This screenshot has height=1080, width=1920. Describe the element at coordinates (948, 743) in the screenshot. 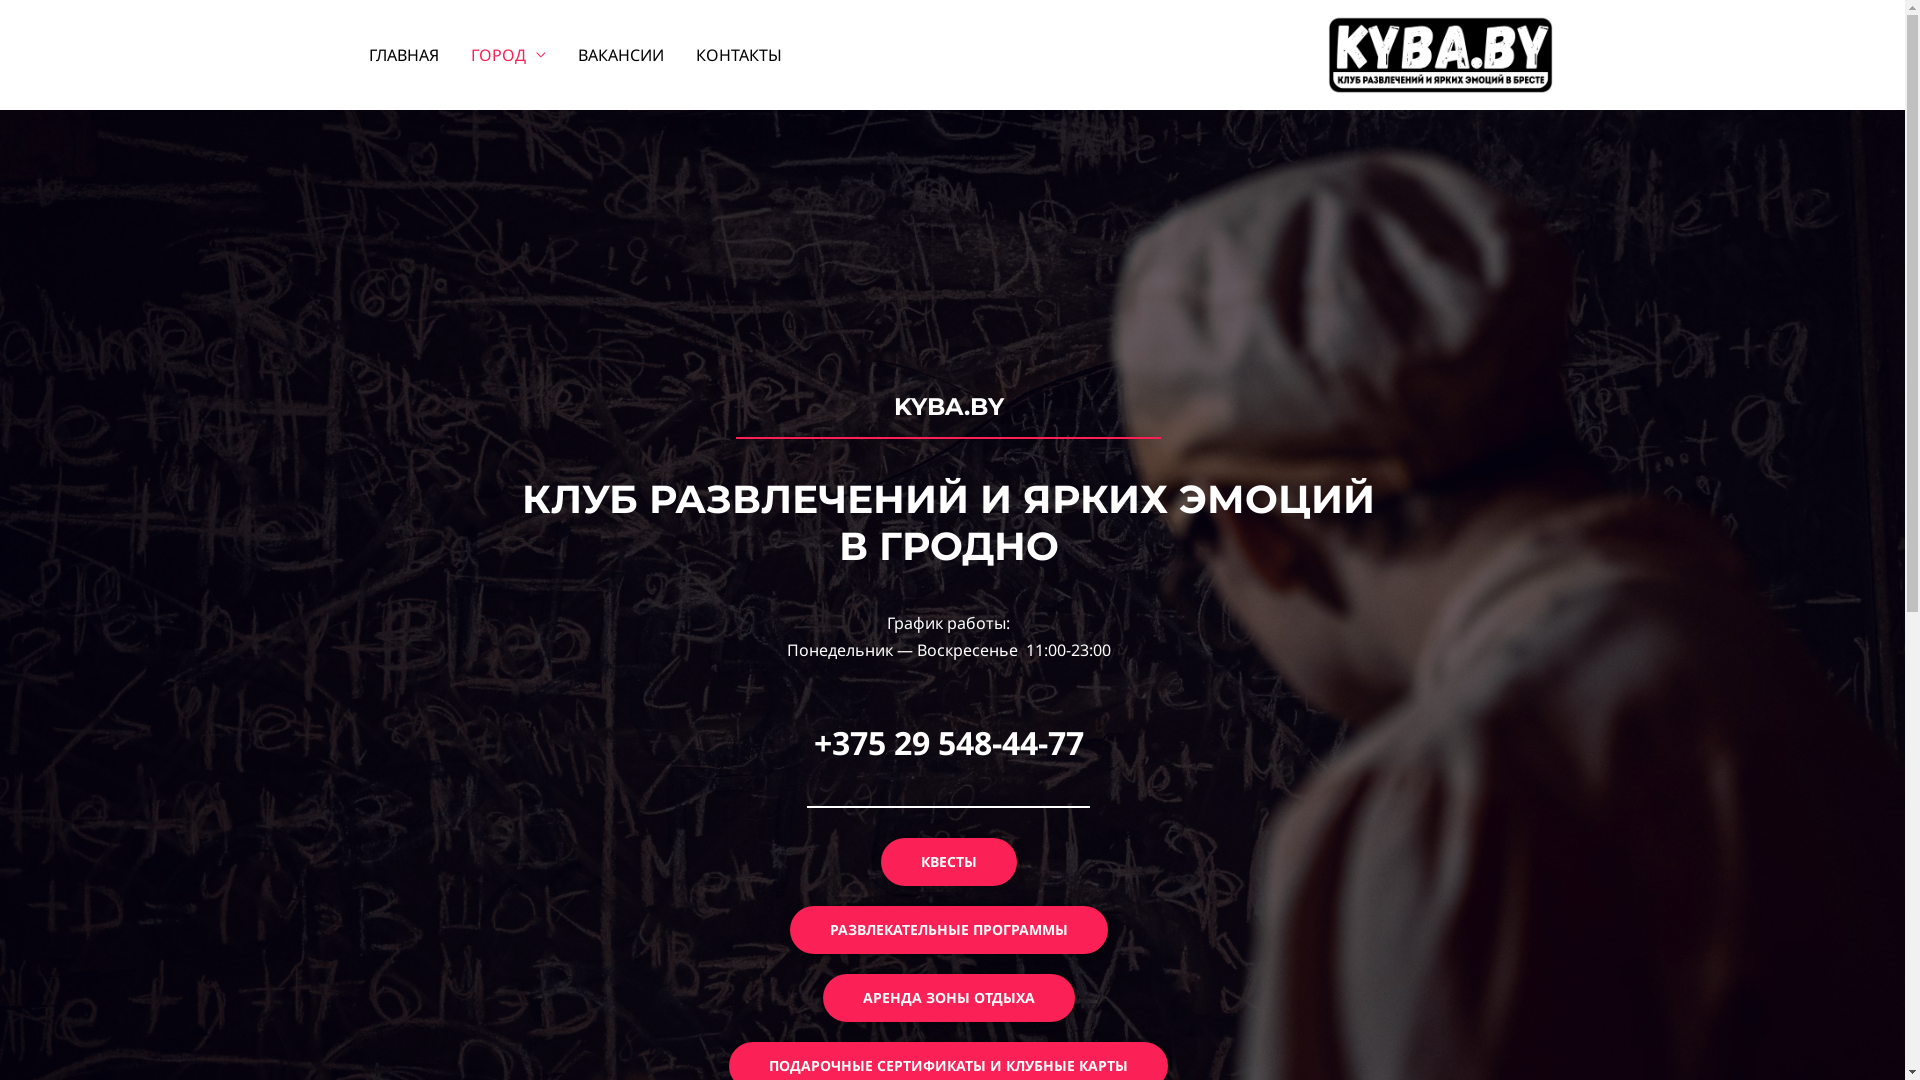

I see `'+375 29 548-44-77'` at that location.